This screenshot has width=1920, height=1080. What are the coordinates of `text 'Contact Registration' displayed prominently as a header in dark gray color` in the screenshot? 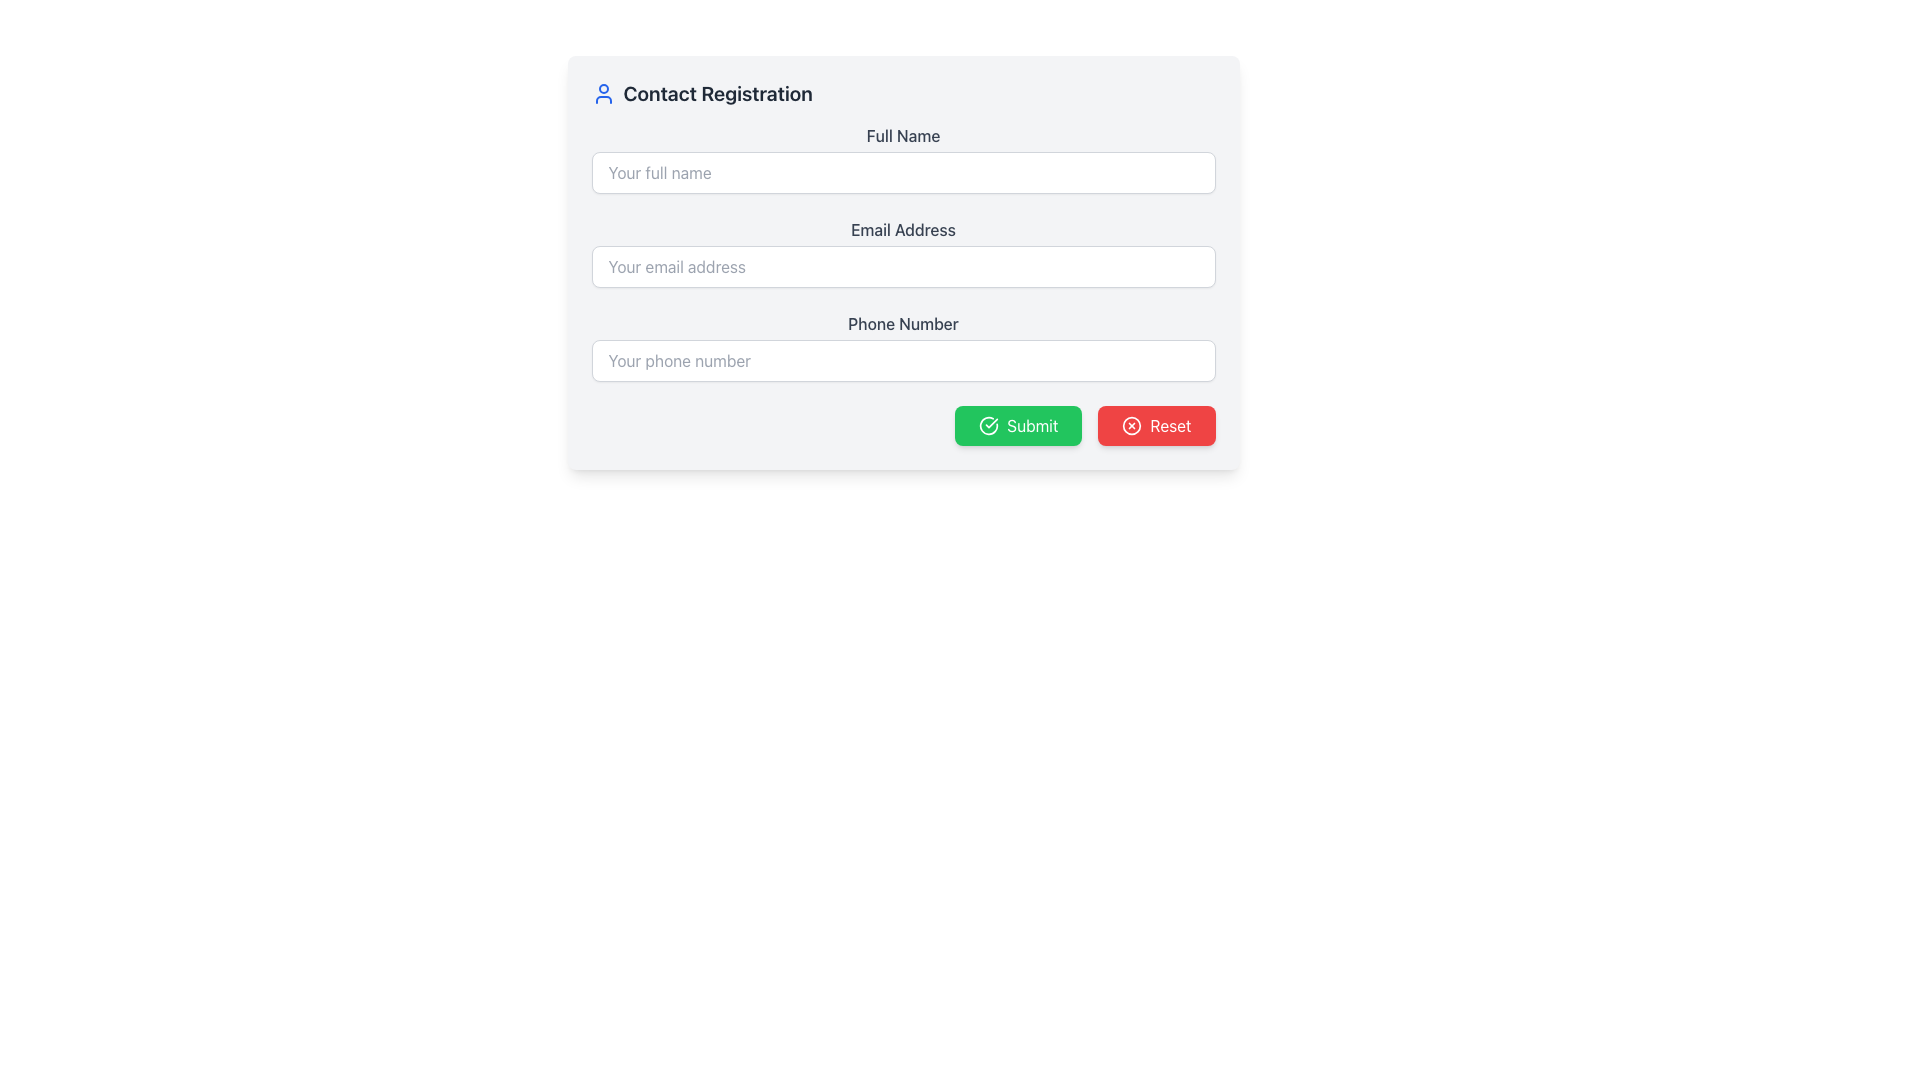 It's located at (718, 93).